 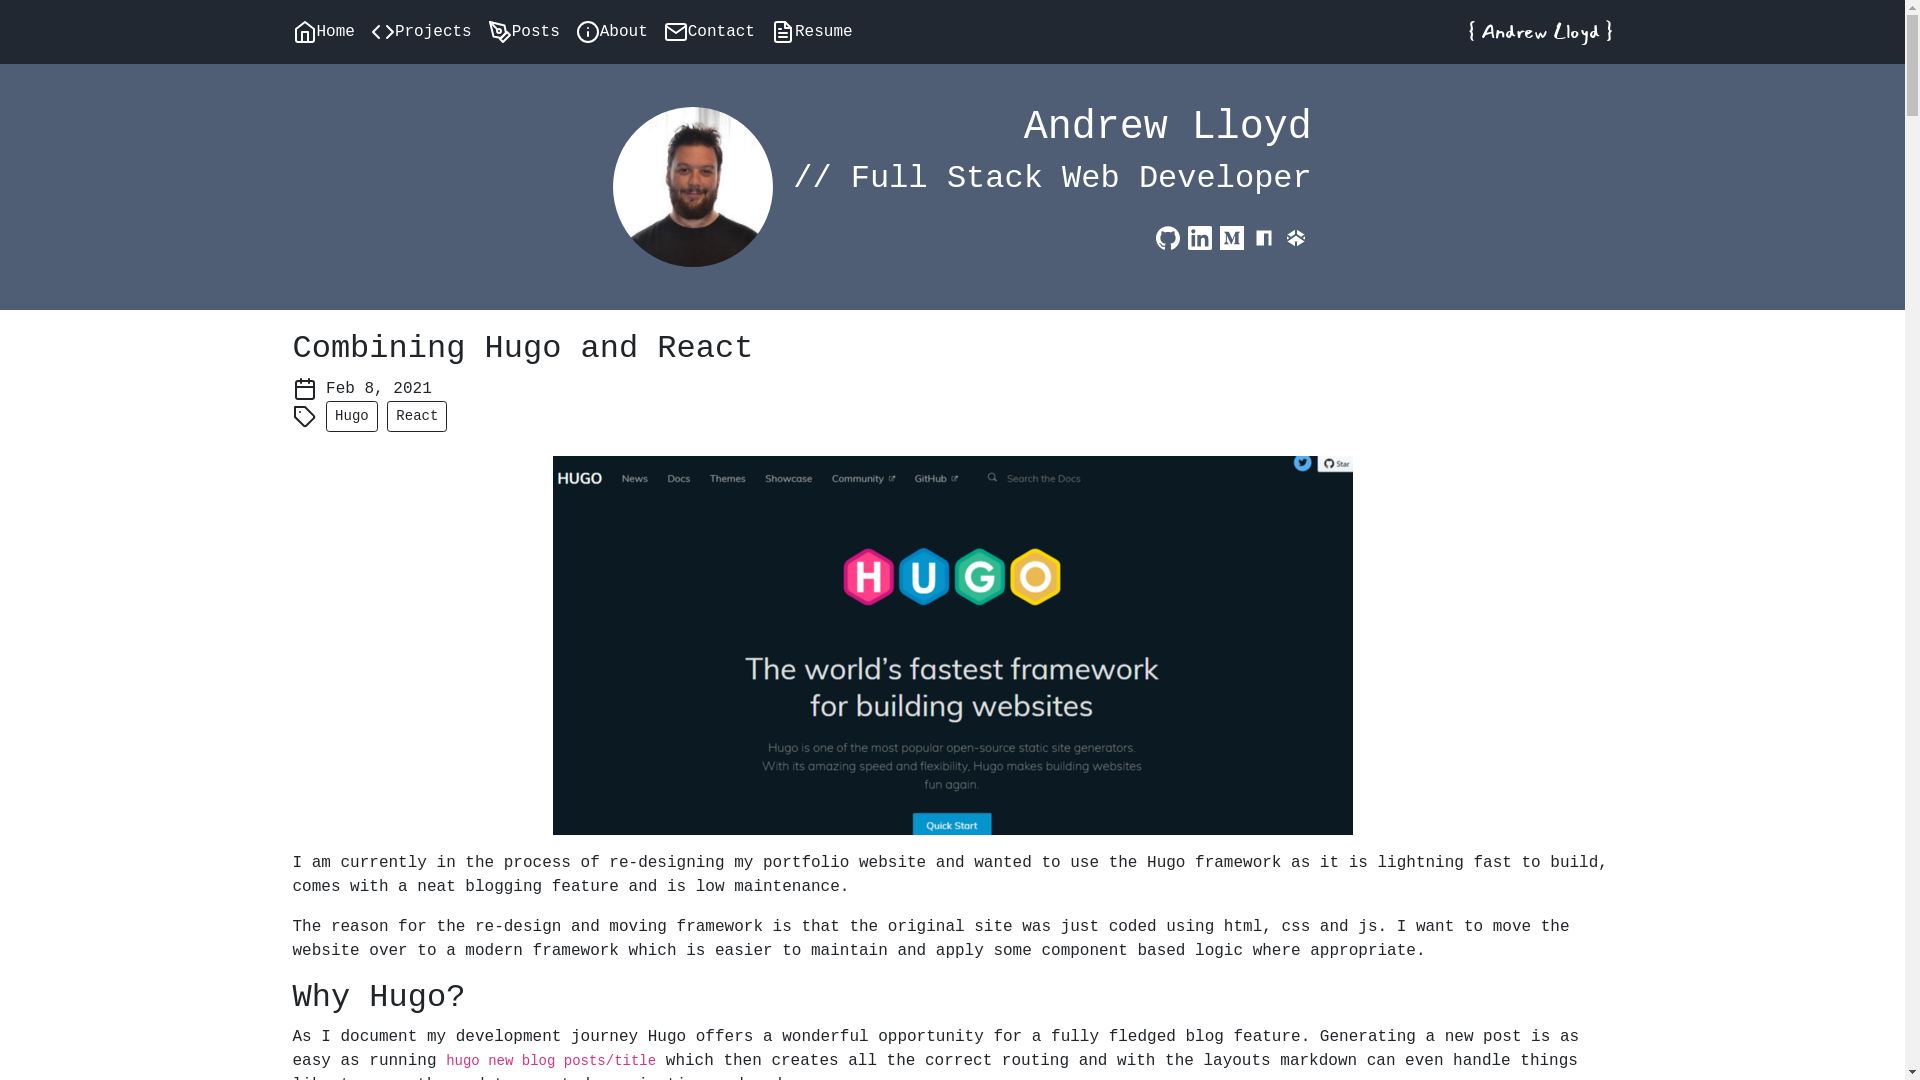 I want to click on 'Posts', so click(x=488, y=31).